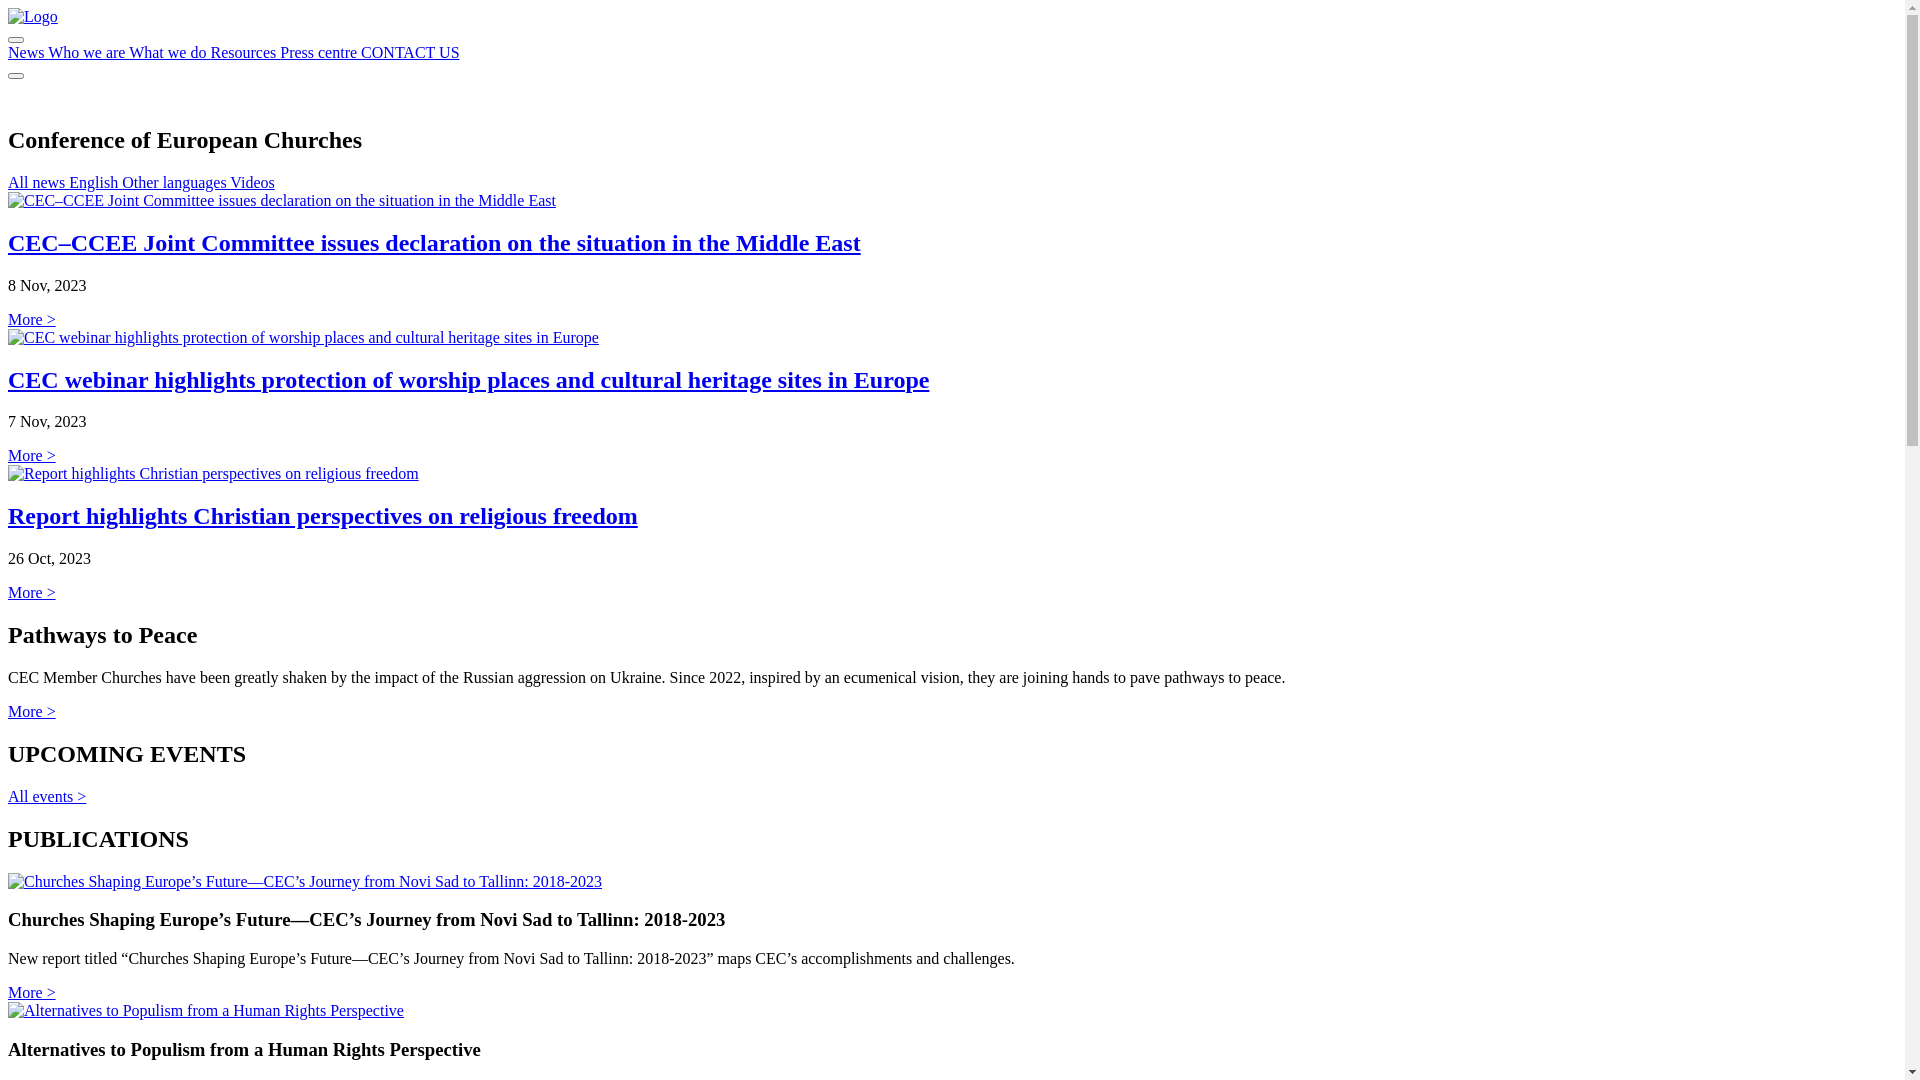  What do you see at coordinates (243, 51) in the screenshot?
I see `'Resources'` at bounding box center [243, 51].